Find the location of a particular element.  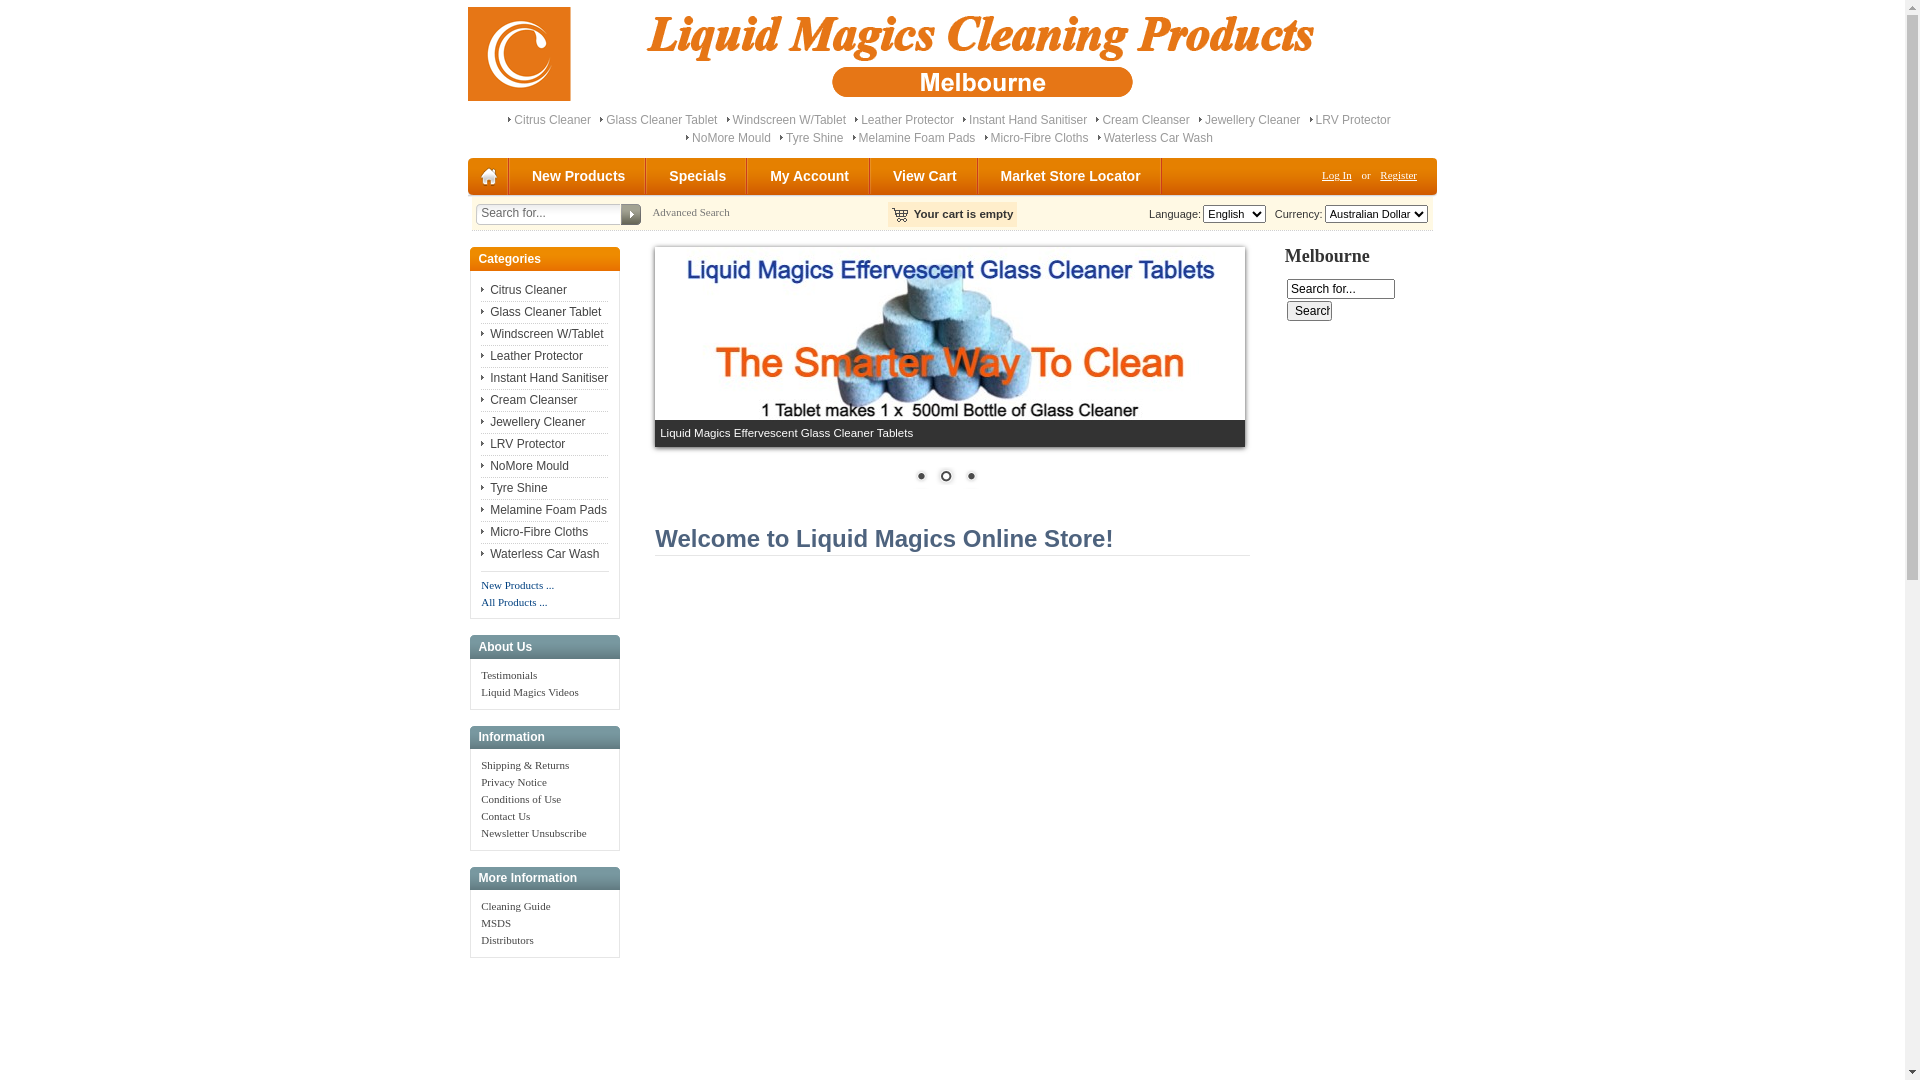

'Market Store Locator' is located at coordinates (1070, 175).